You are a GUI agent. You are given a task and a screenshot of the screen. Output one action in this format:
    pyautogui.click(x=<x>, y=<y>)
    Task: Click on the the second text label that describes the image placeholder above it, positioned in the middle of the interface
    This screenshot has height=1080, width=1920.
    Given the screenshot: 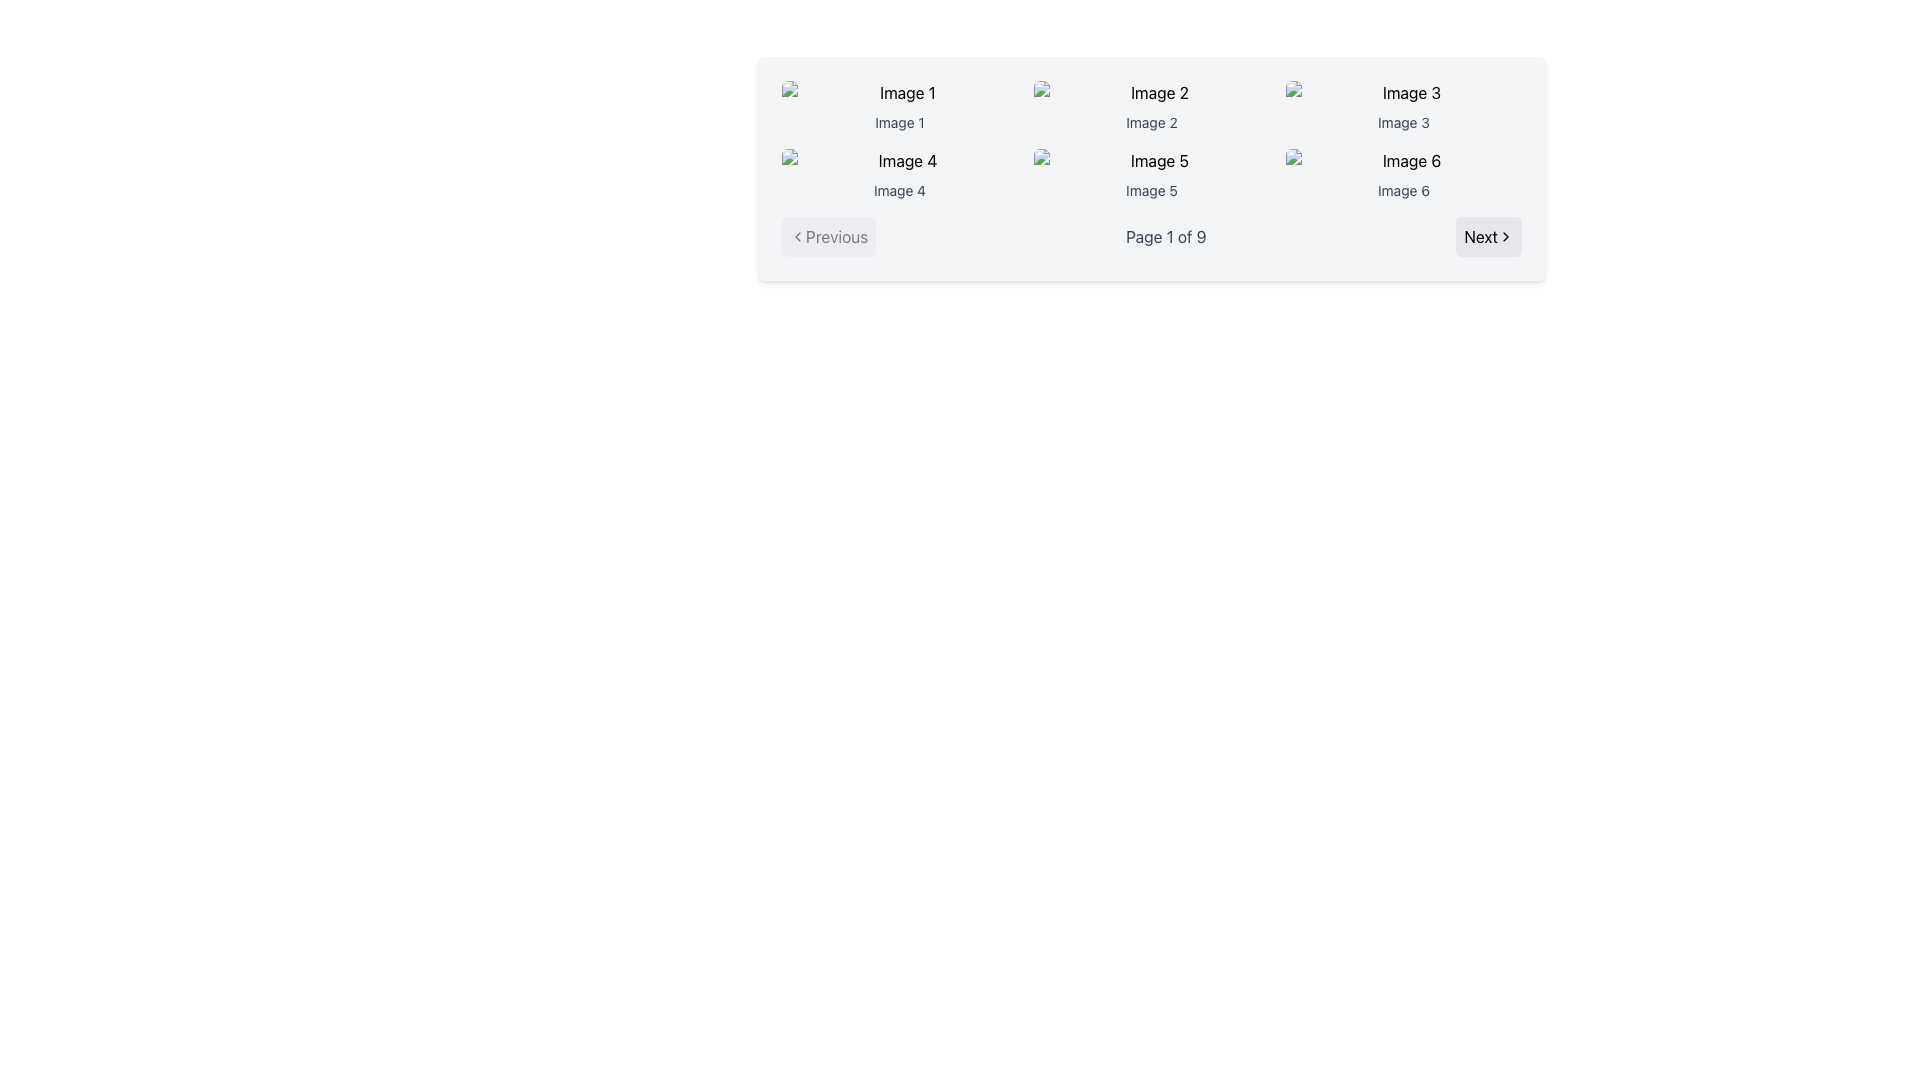 What is the action you would take?
    pyautogui.click(x=1152, y=123)
    